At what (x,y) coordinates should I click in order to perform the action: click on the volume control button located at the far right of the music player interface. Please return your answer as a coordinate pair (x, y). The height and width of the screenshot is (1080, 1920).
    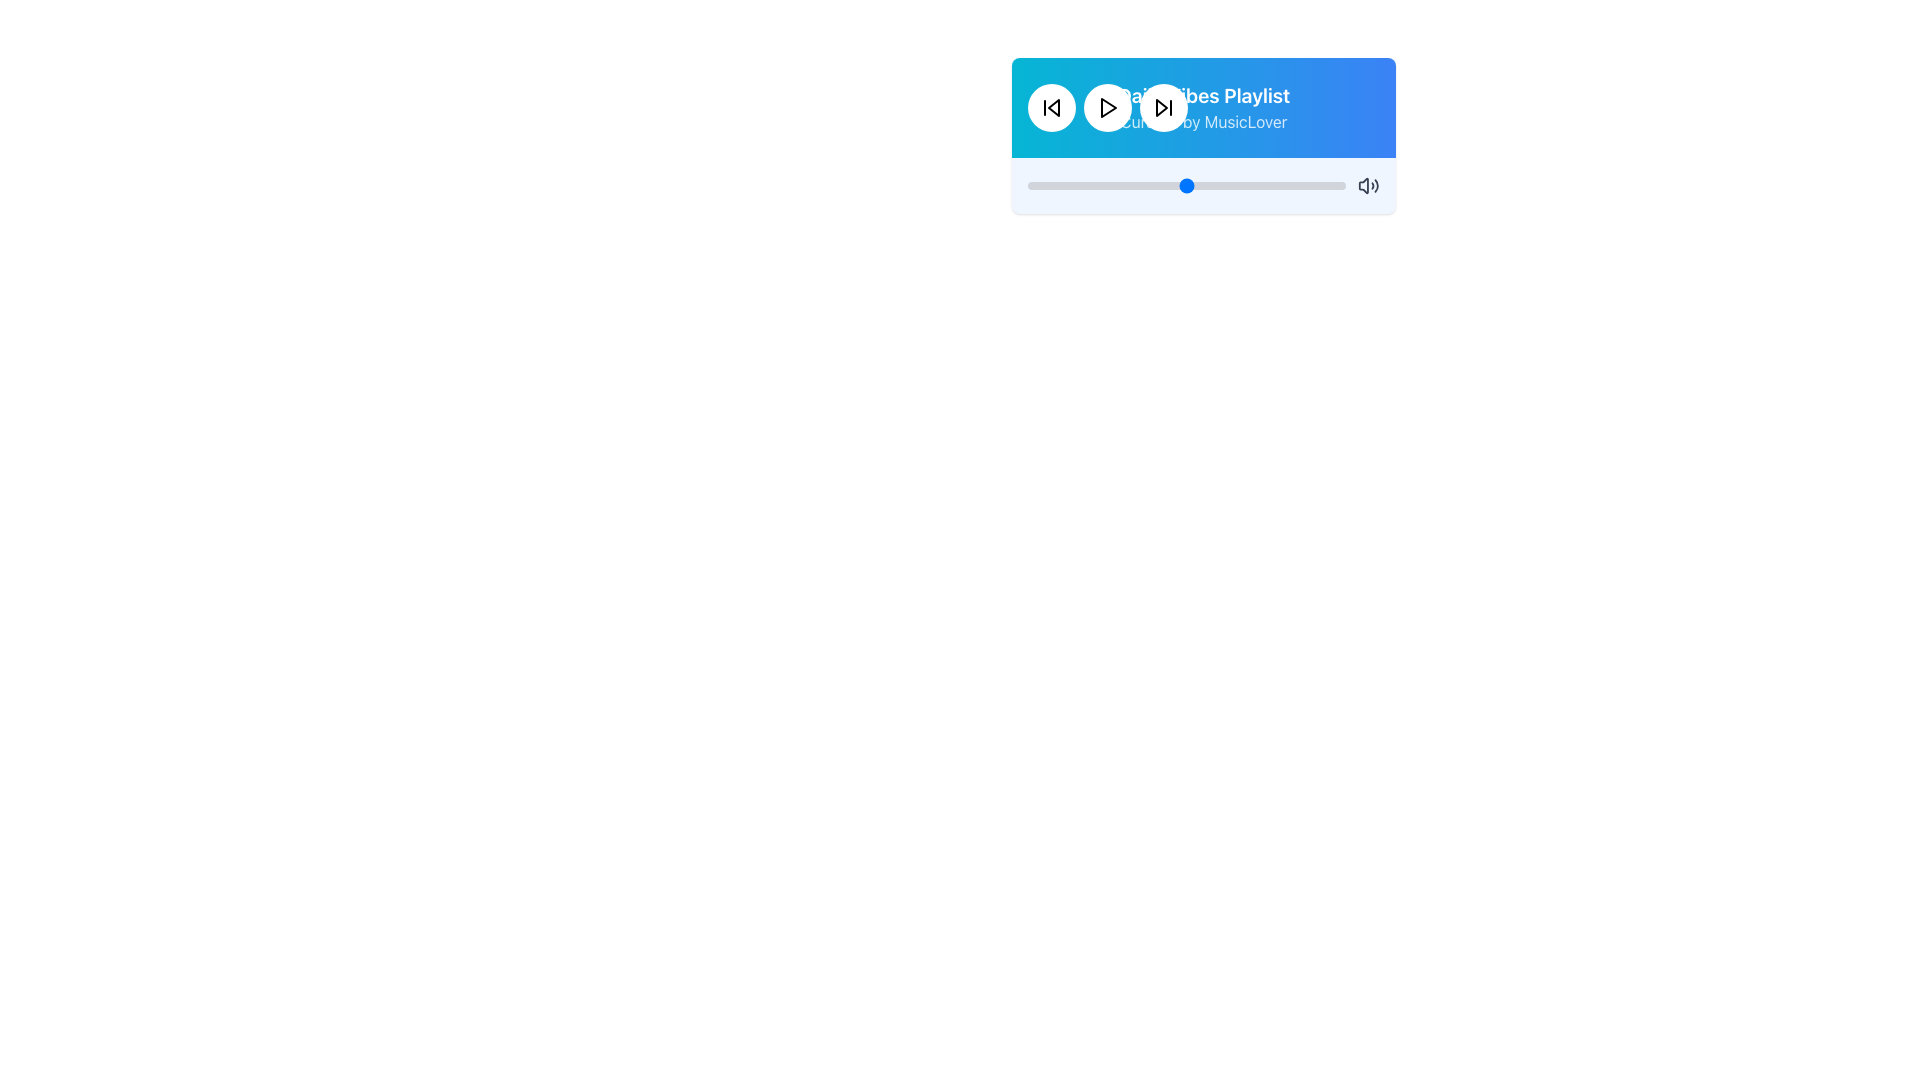
    Looking at the image, I should click on (1368, 185).